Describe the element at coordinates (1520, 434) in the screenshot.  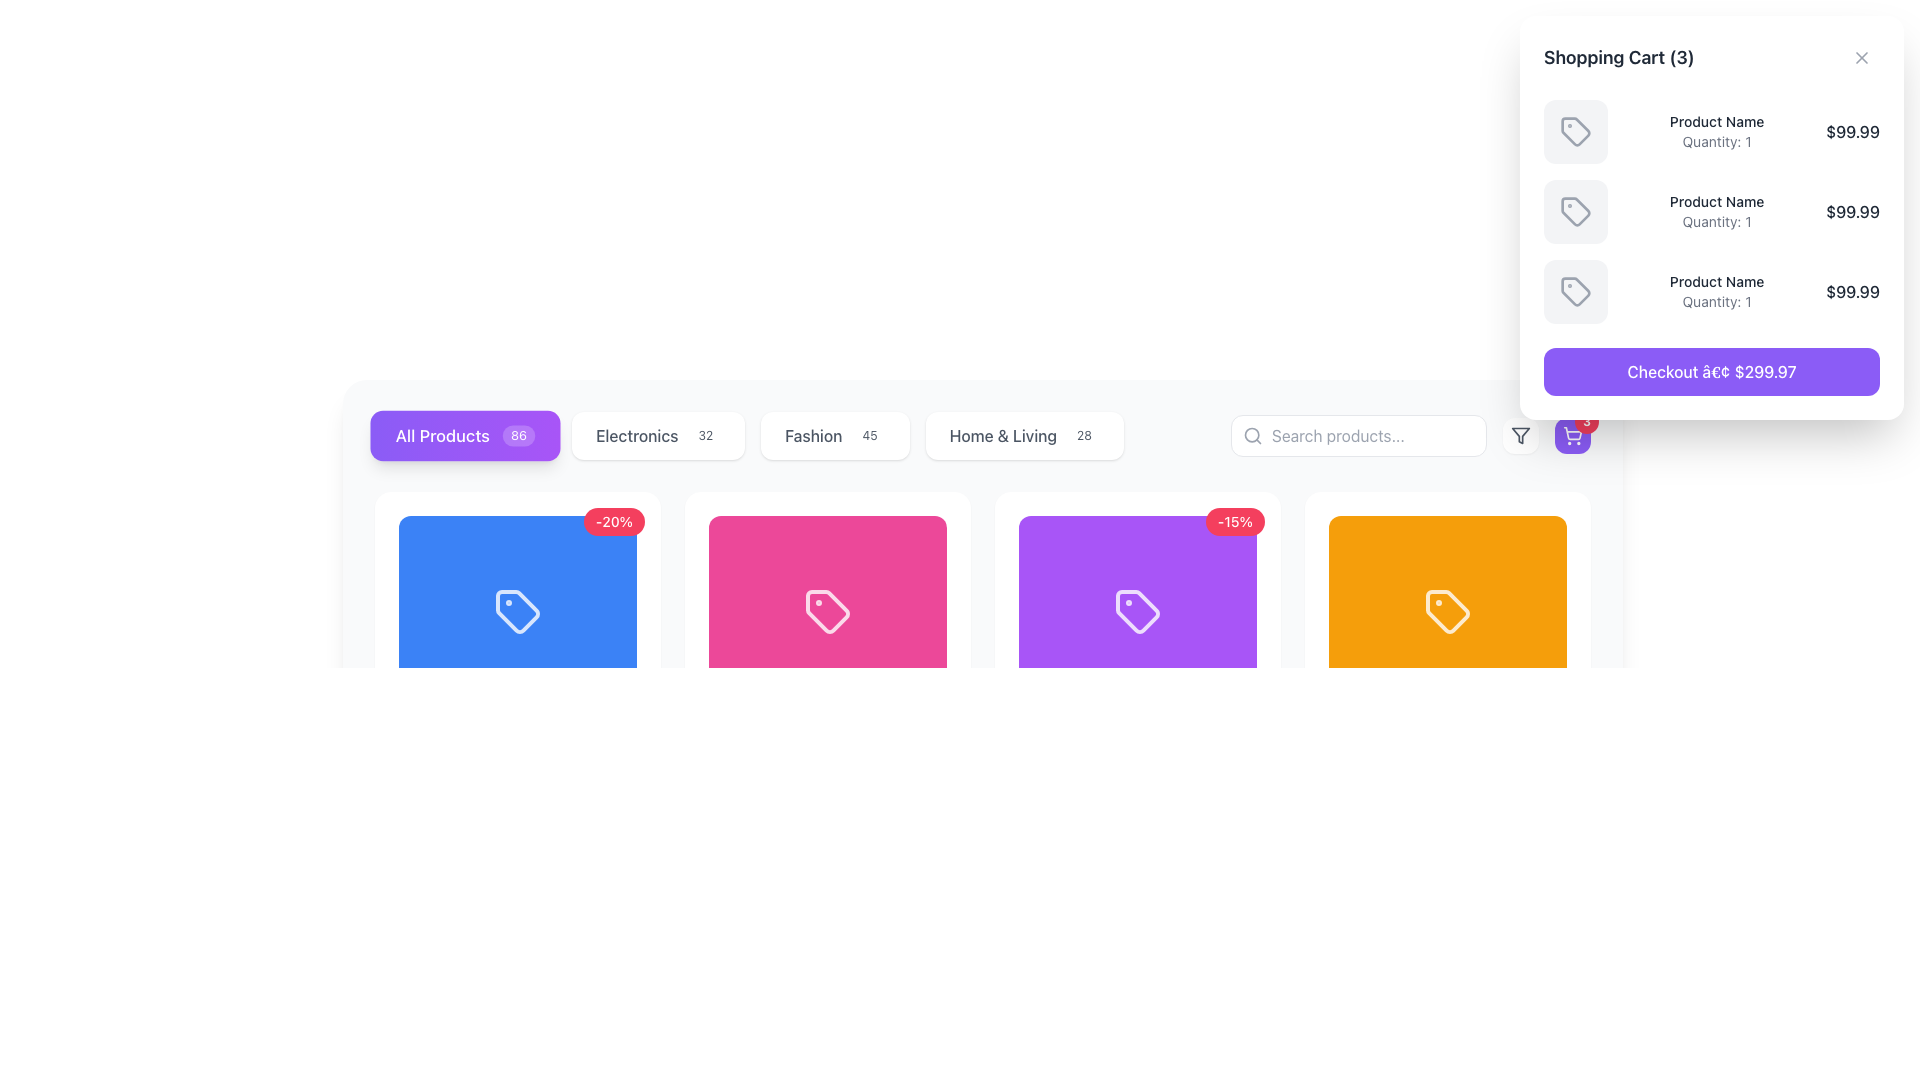
I see `the filter icon located at the top-right corner of the interface, which is centrally positioned within a rounded button with a white background` at that location.